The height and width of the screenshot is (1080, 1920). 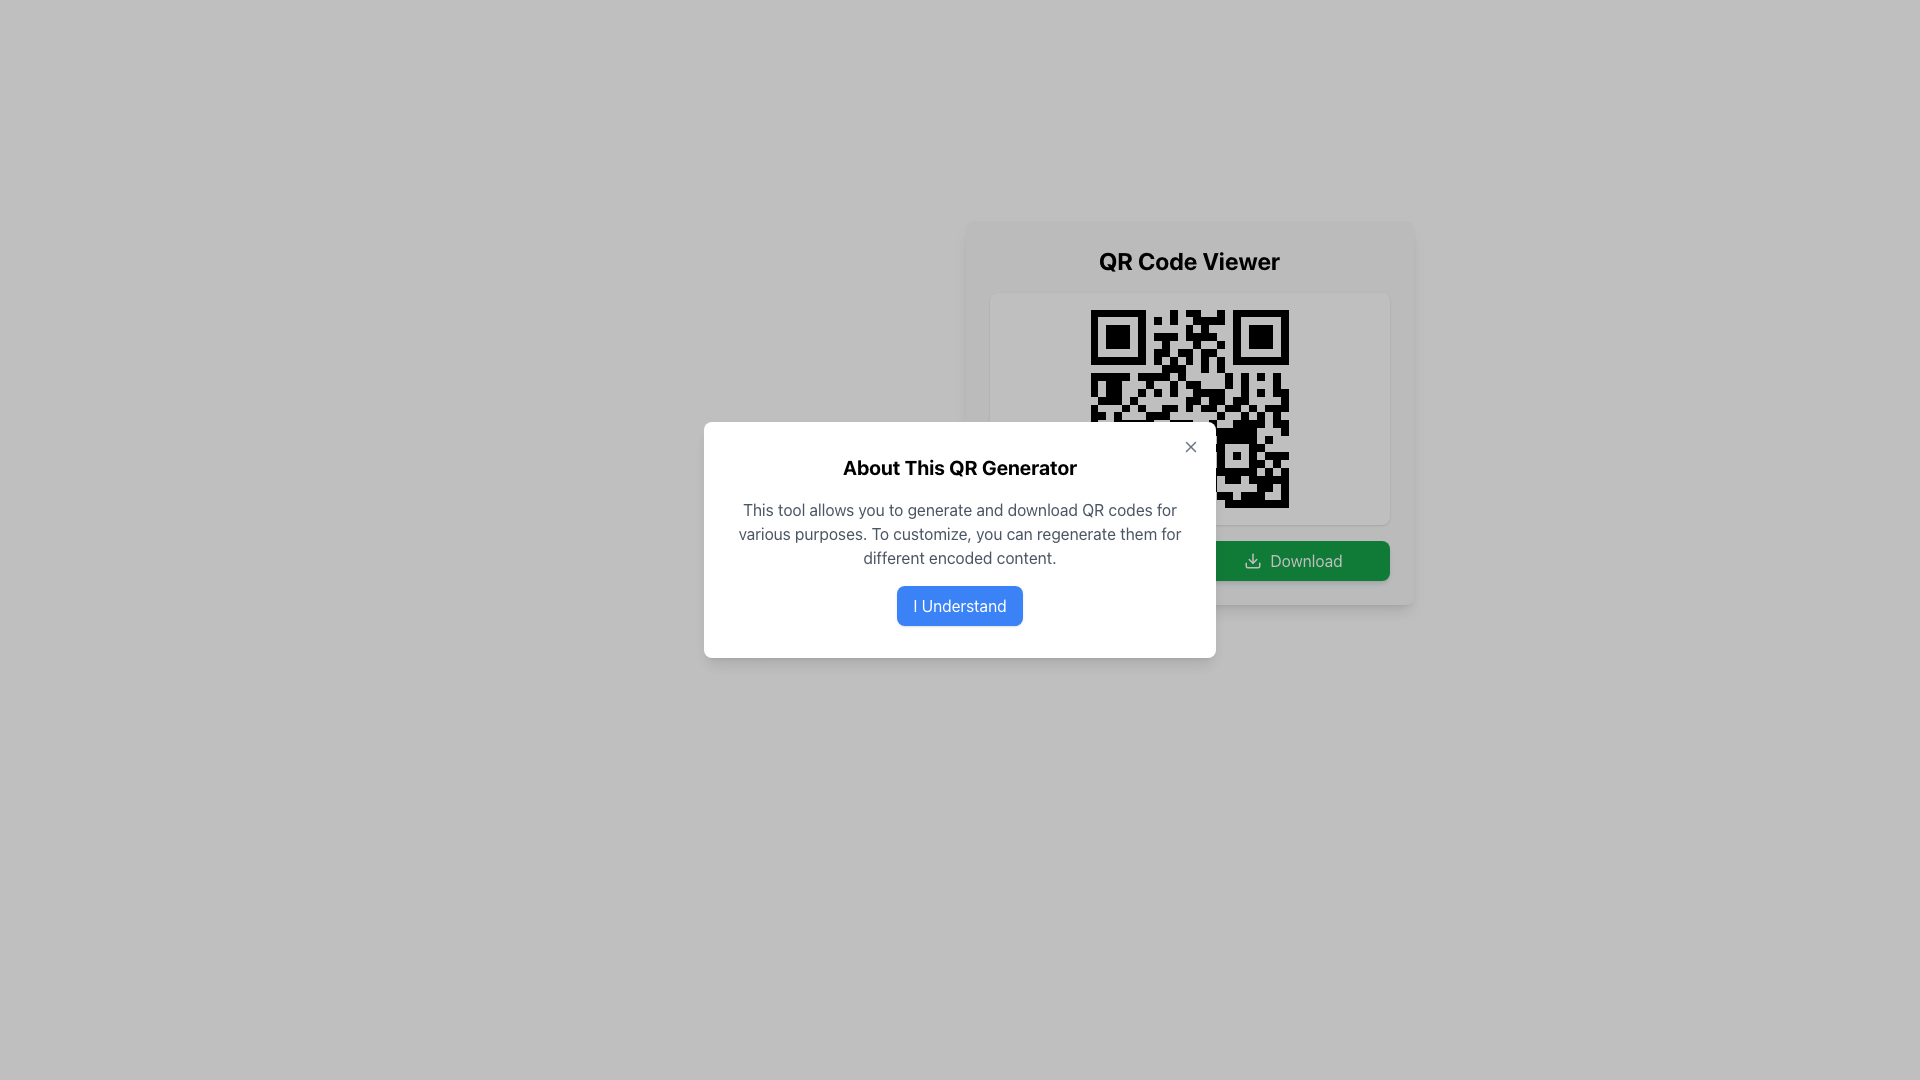 I want to click on the second button in the horizontal layout that initiates the download of the QR code image to download the file, so click(x=1293, y=560).